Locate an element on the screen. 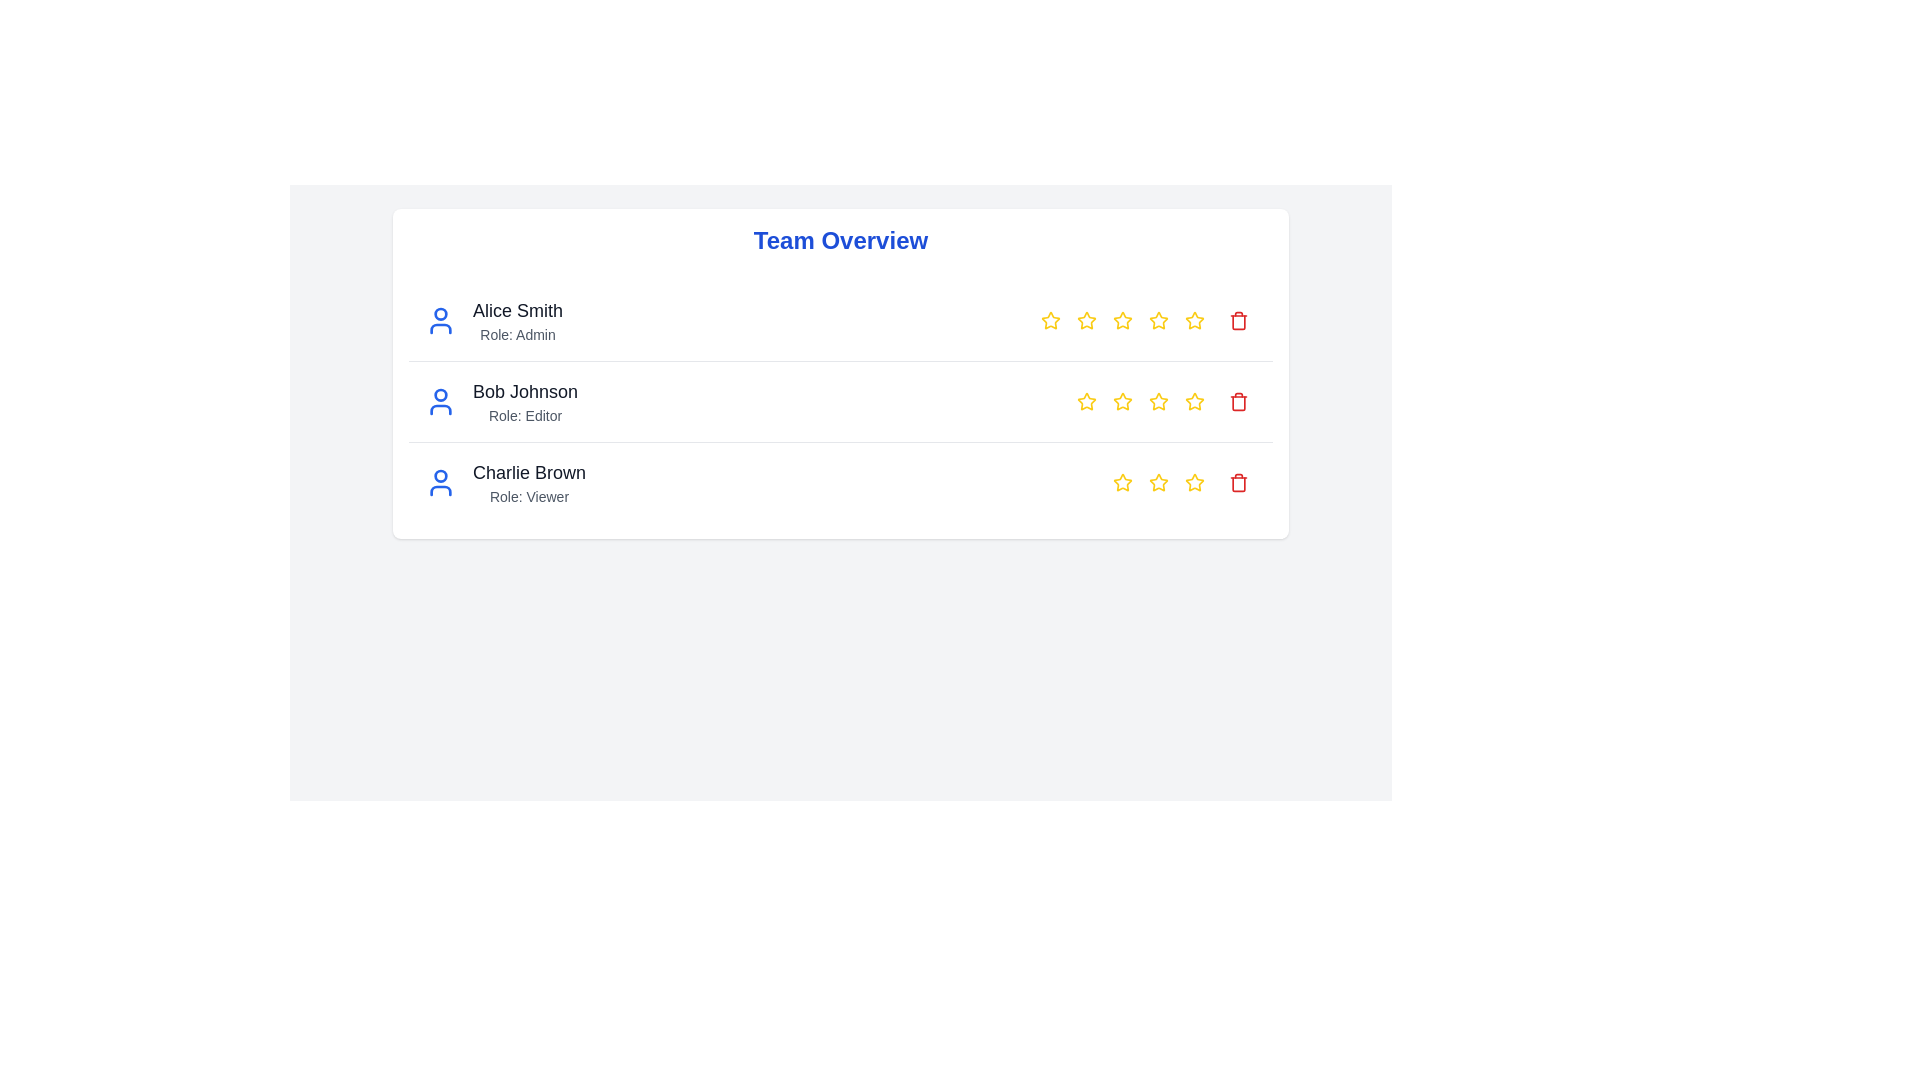 The height and width of the screenshot is (1080, 1920). the fifth star icon in the rating system for 'Bob Johnson' in the 'Team Overview' section, positioned to the right of 'Role: Editor' is located at coordinates (1195, 319).